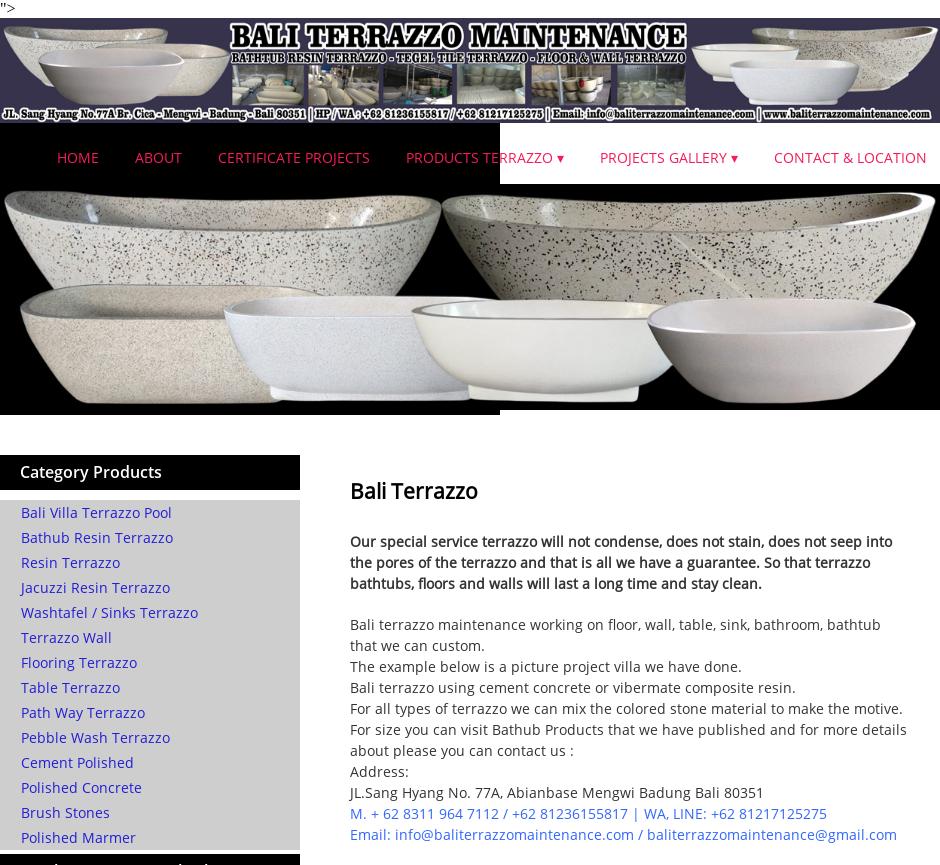  What do you see at coordinates (97, 536) in the screenshot?
I see `'Bathub Resin Terrazzo'` at bounding box center [97, 536].